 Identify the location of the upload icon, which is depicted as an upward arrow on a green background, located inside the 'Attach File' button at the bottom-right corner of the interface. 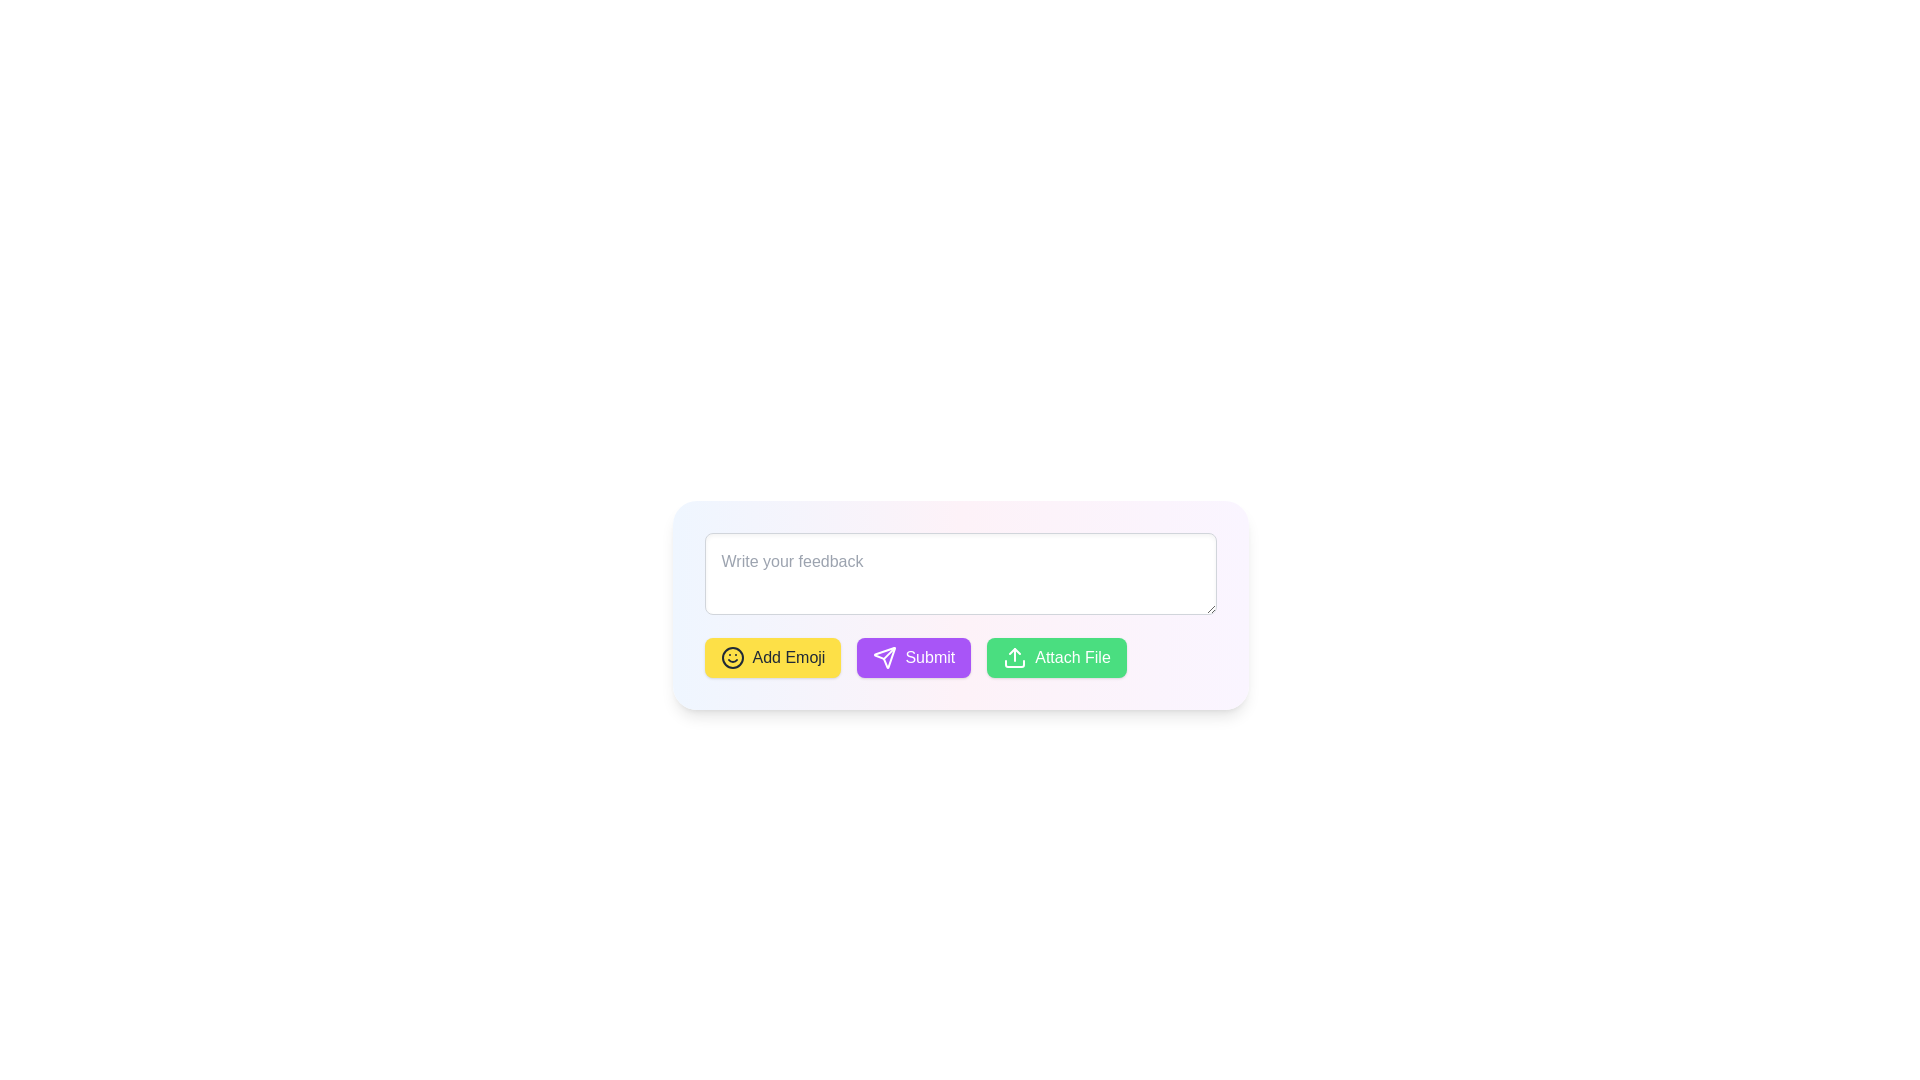
(1015, 658).